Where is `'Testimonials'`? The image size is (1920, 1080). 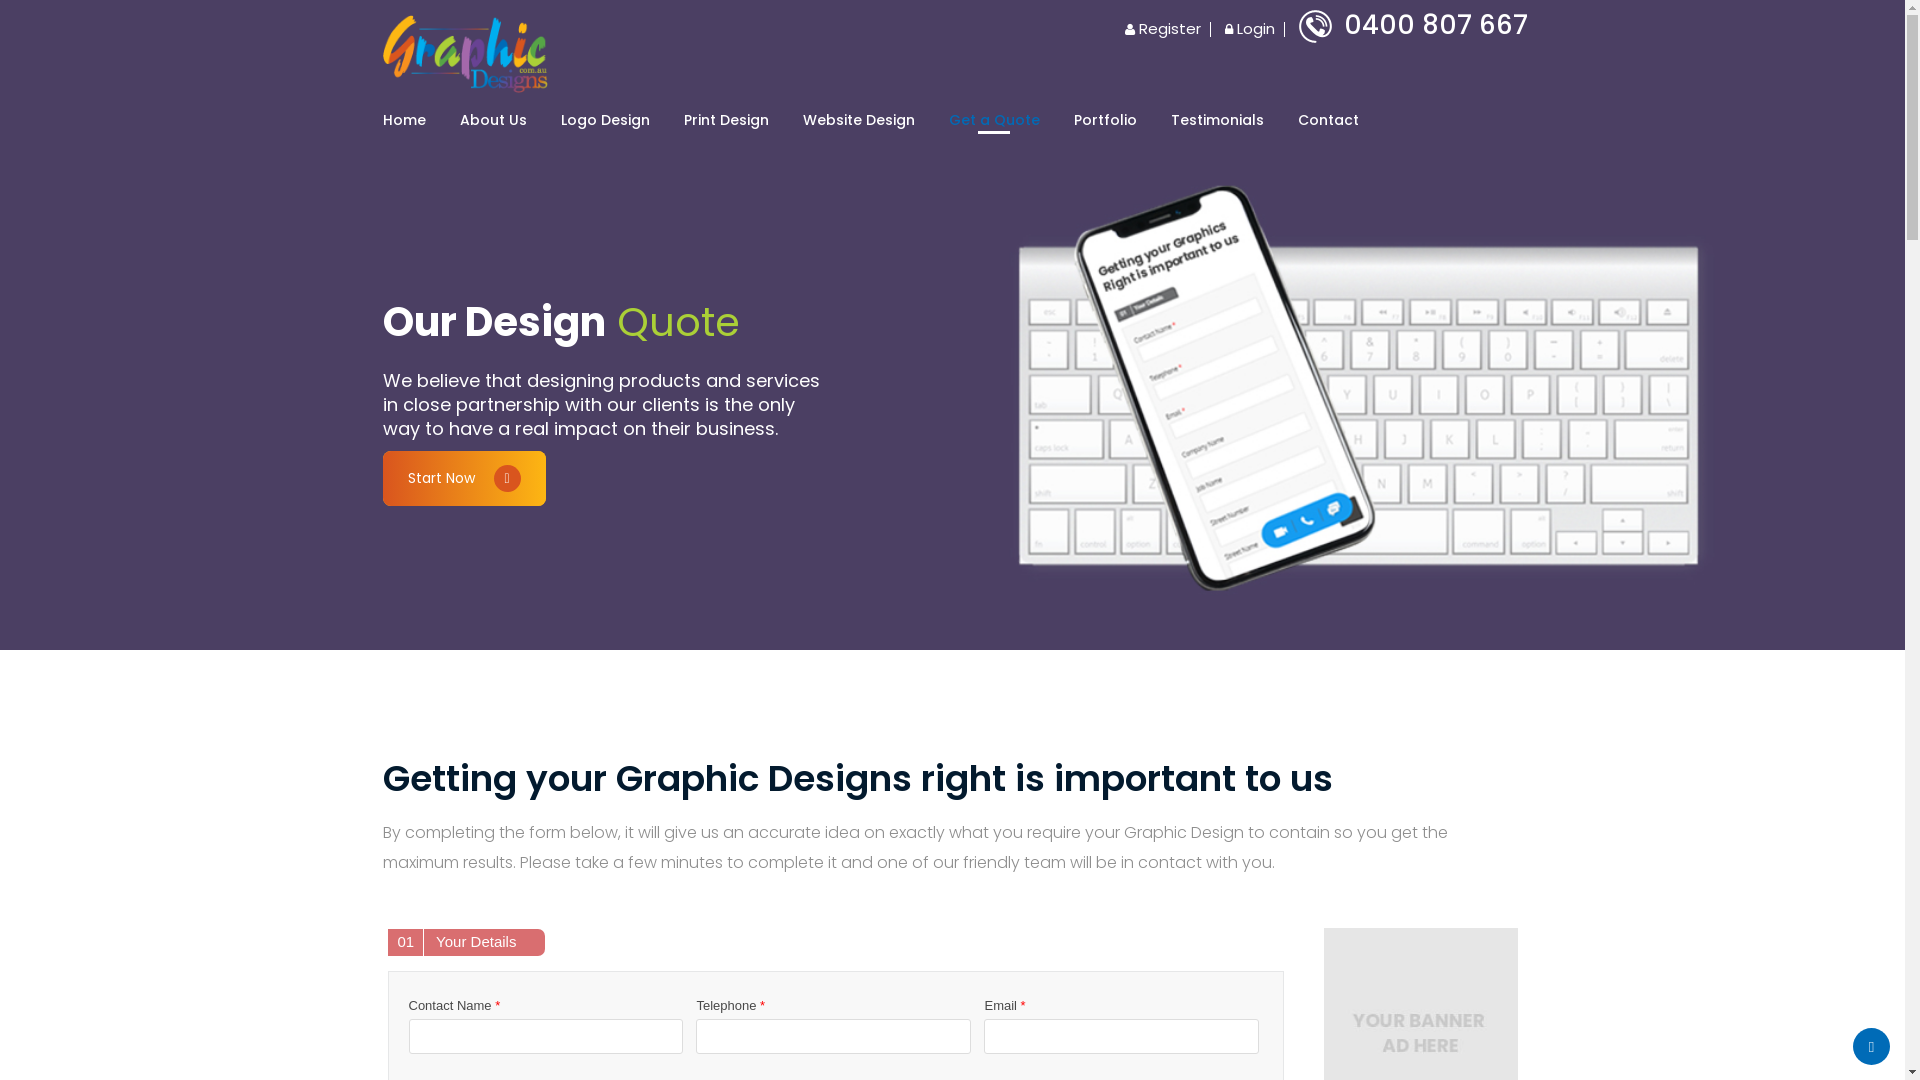 'Testimonials' is located at coordinates (1215, 119).